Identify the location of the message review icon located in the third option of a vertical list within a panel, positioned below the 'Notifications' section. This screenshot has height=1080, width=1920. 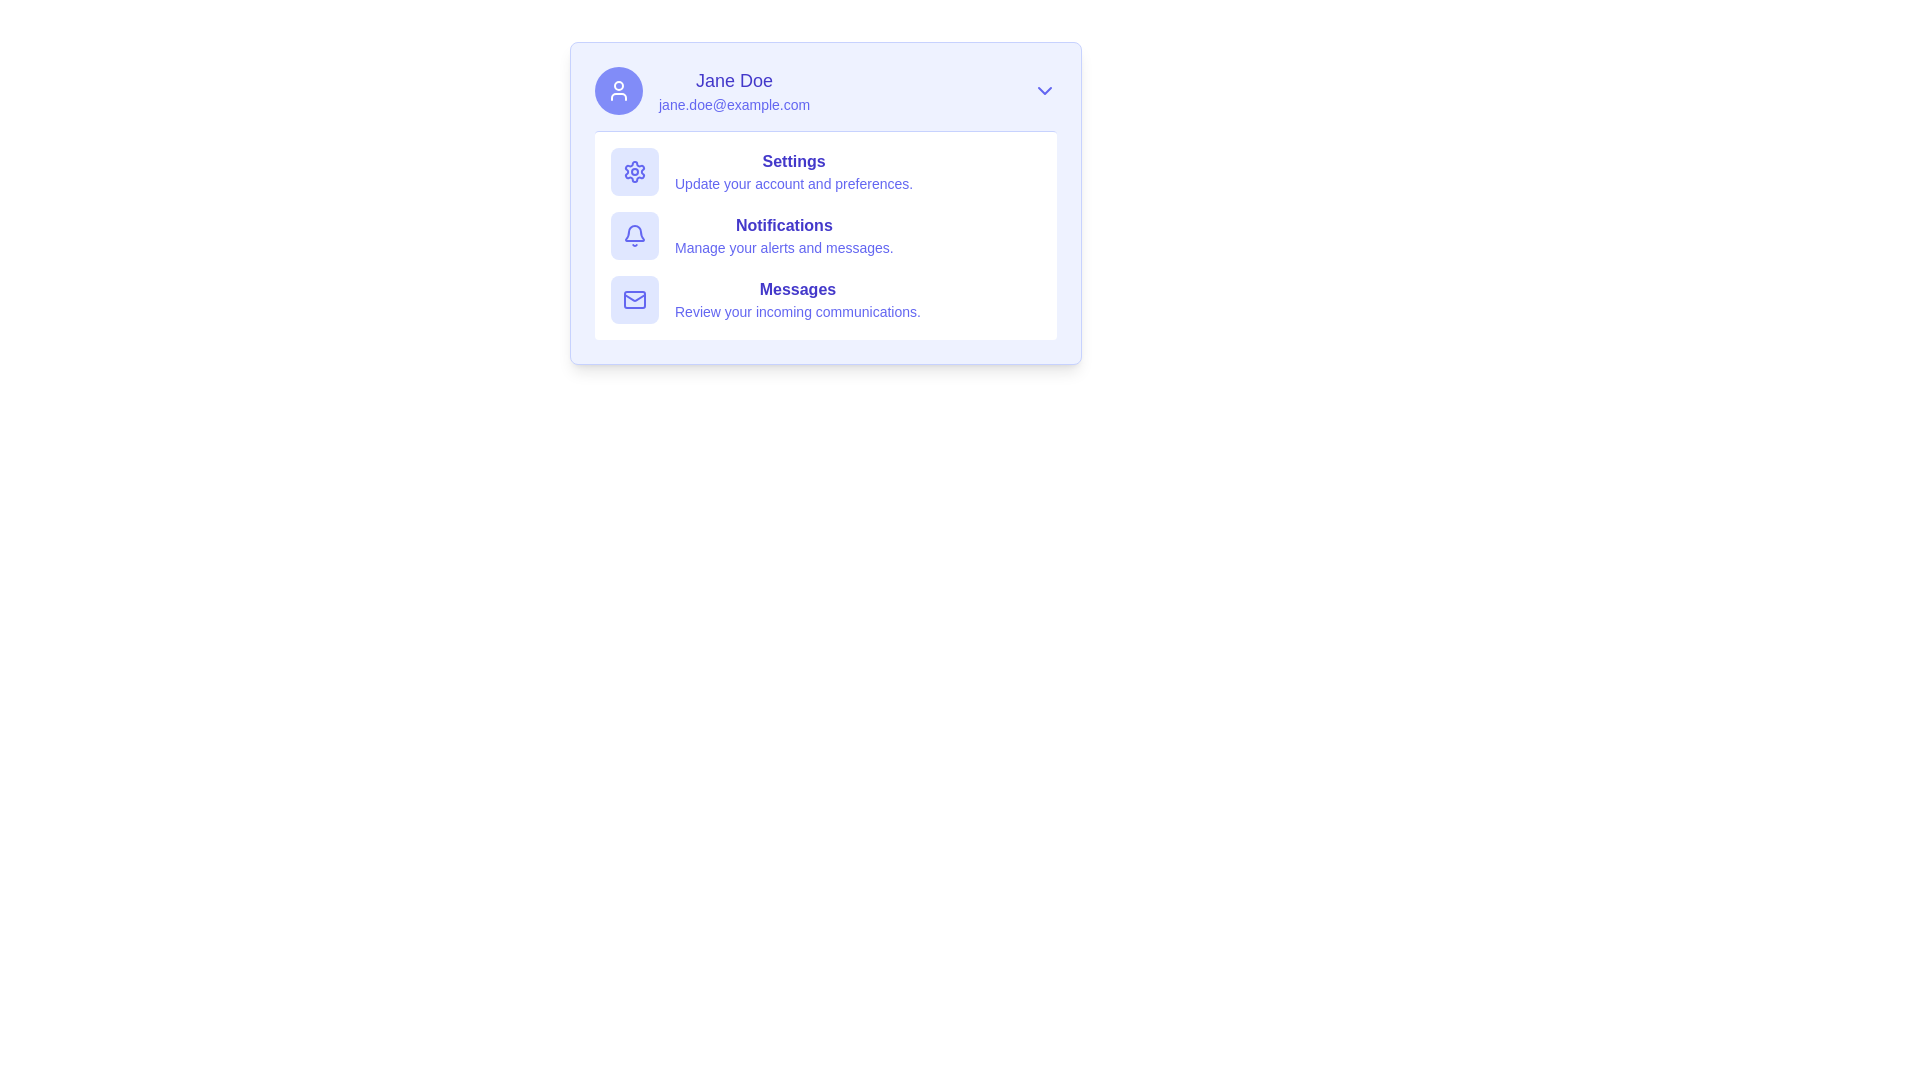
(825, 300).